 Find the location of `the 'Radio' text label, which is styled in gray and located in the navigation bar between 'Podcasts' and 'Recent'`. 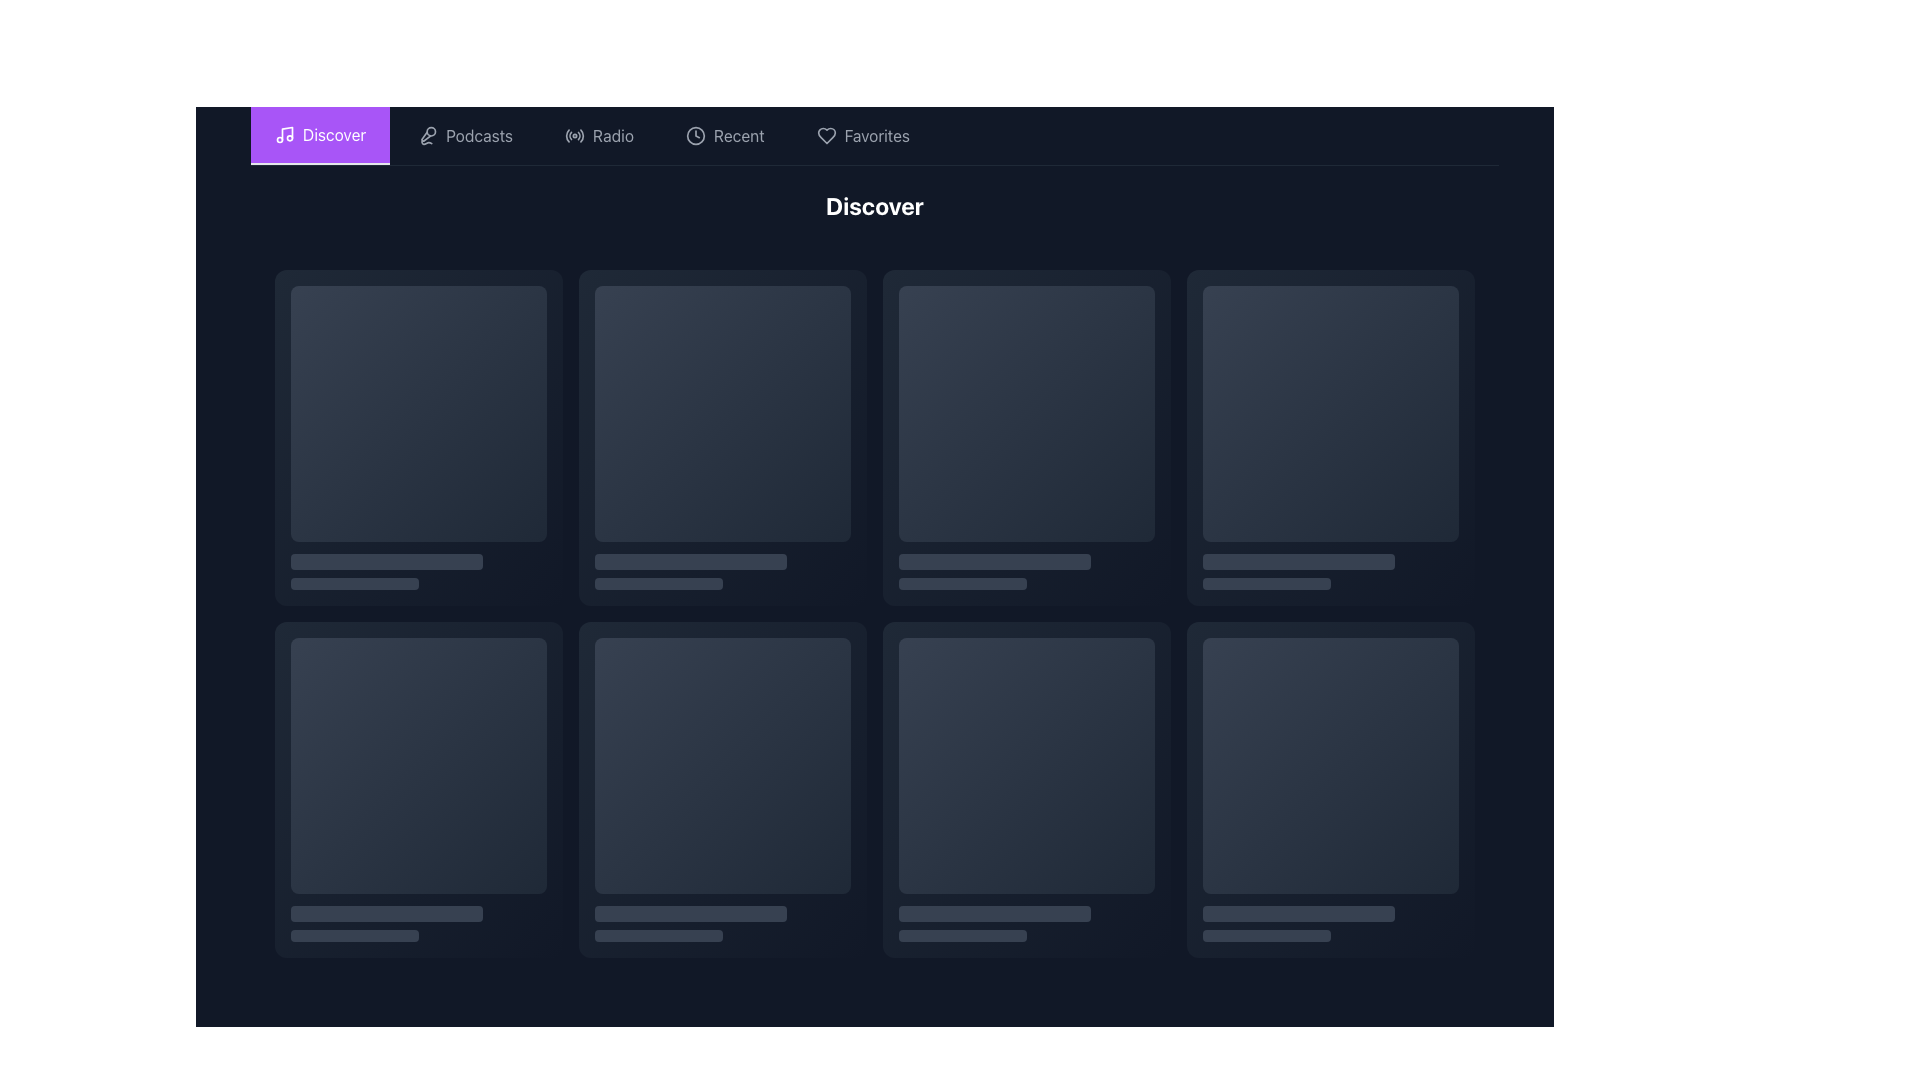

the 'Radio' text label, which is styled in gray and located in the navigation bar between 'Podcasts' and 'Recent' is located at coordinates (612, 135).